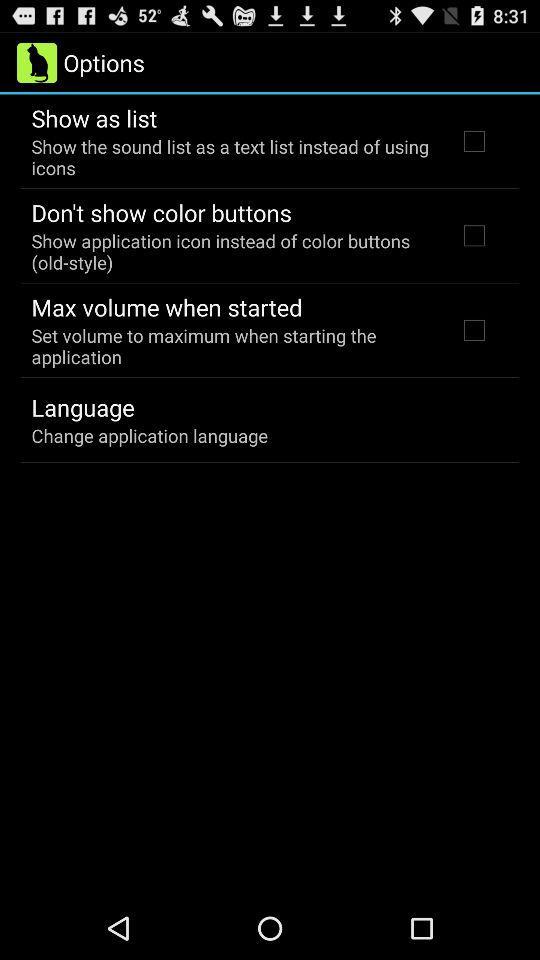 The image size is (540, 960). What do you see at coordinates (230, 346) in the screenshot?
I see `the set volume to at the center` at bounding box center [230, 346].